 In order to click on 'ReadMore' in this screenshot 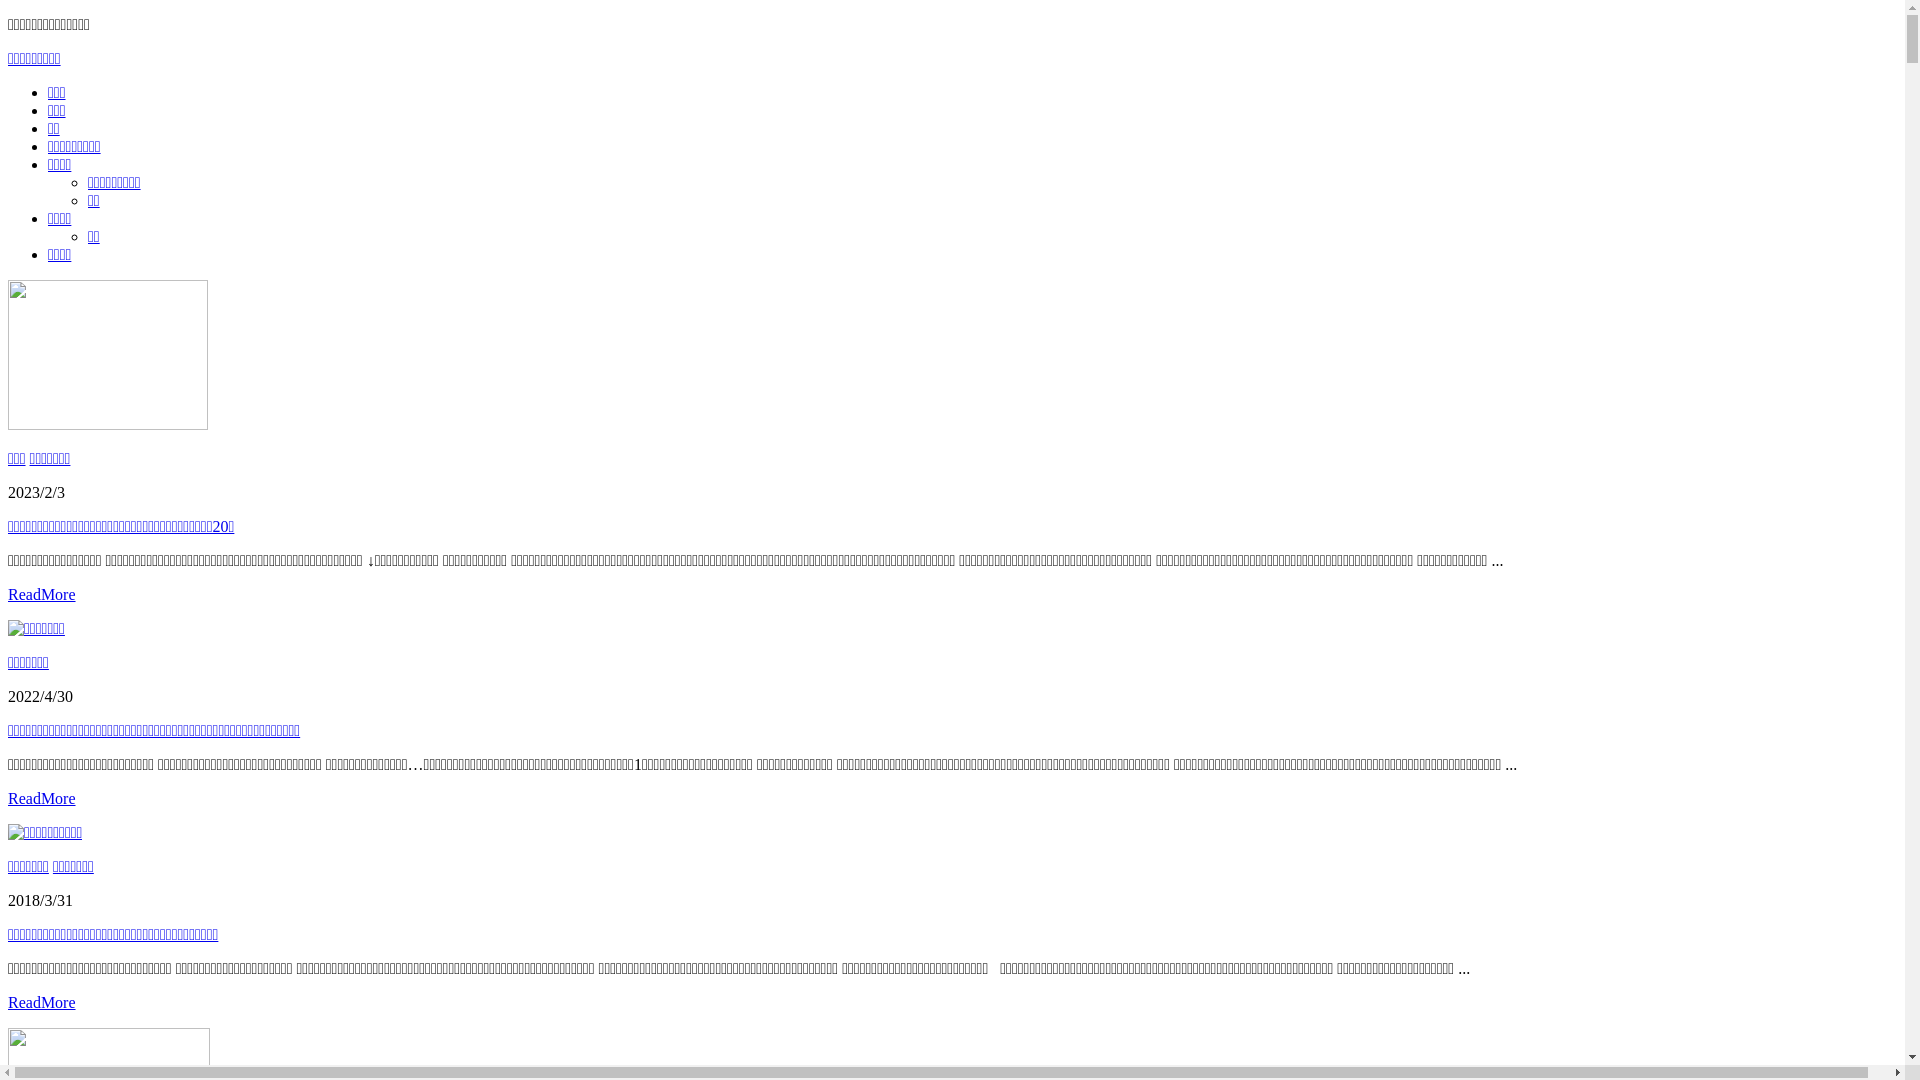, I will do `click(42, 1002)`.